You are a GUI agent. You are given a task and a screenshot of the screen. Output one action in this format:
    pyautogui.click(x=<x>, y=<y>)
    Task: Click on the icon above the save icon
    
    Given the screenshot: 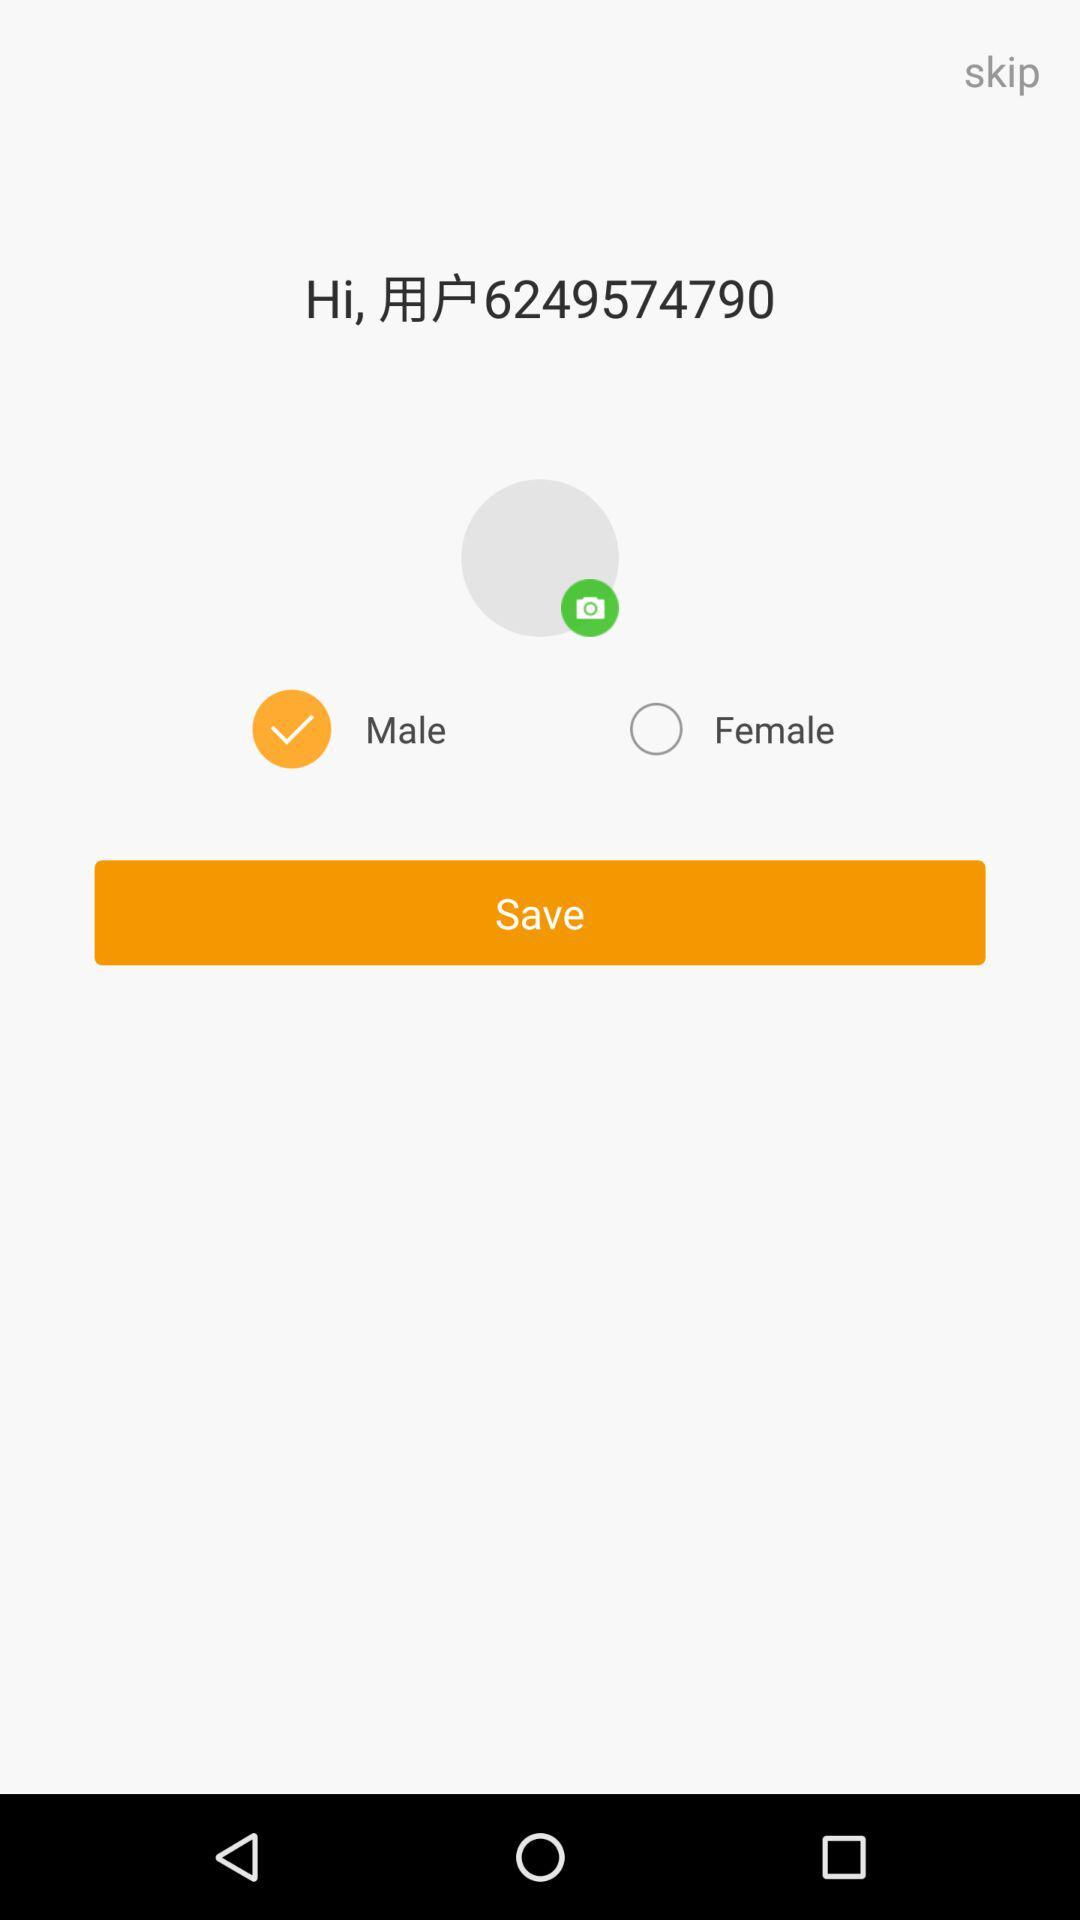 What is the action you would take?
    pyautogui.click(x=729, y=728)
    